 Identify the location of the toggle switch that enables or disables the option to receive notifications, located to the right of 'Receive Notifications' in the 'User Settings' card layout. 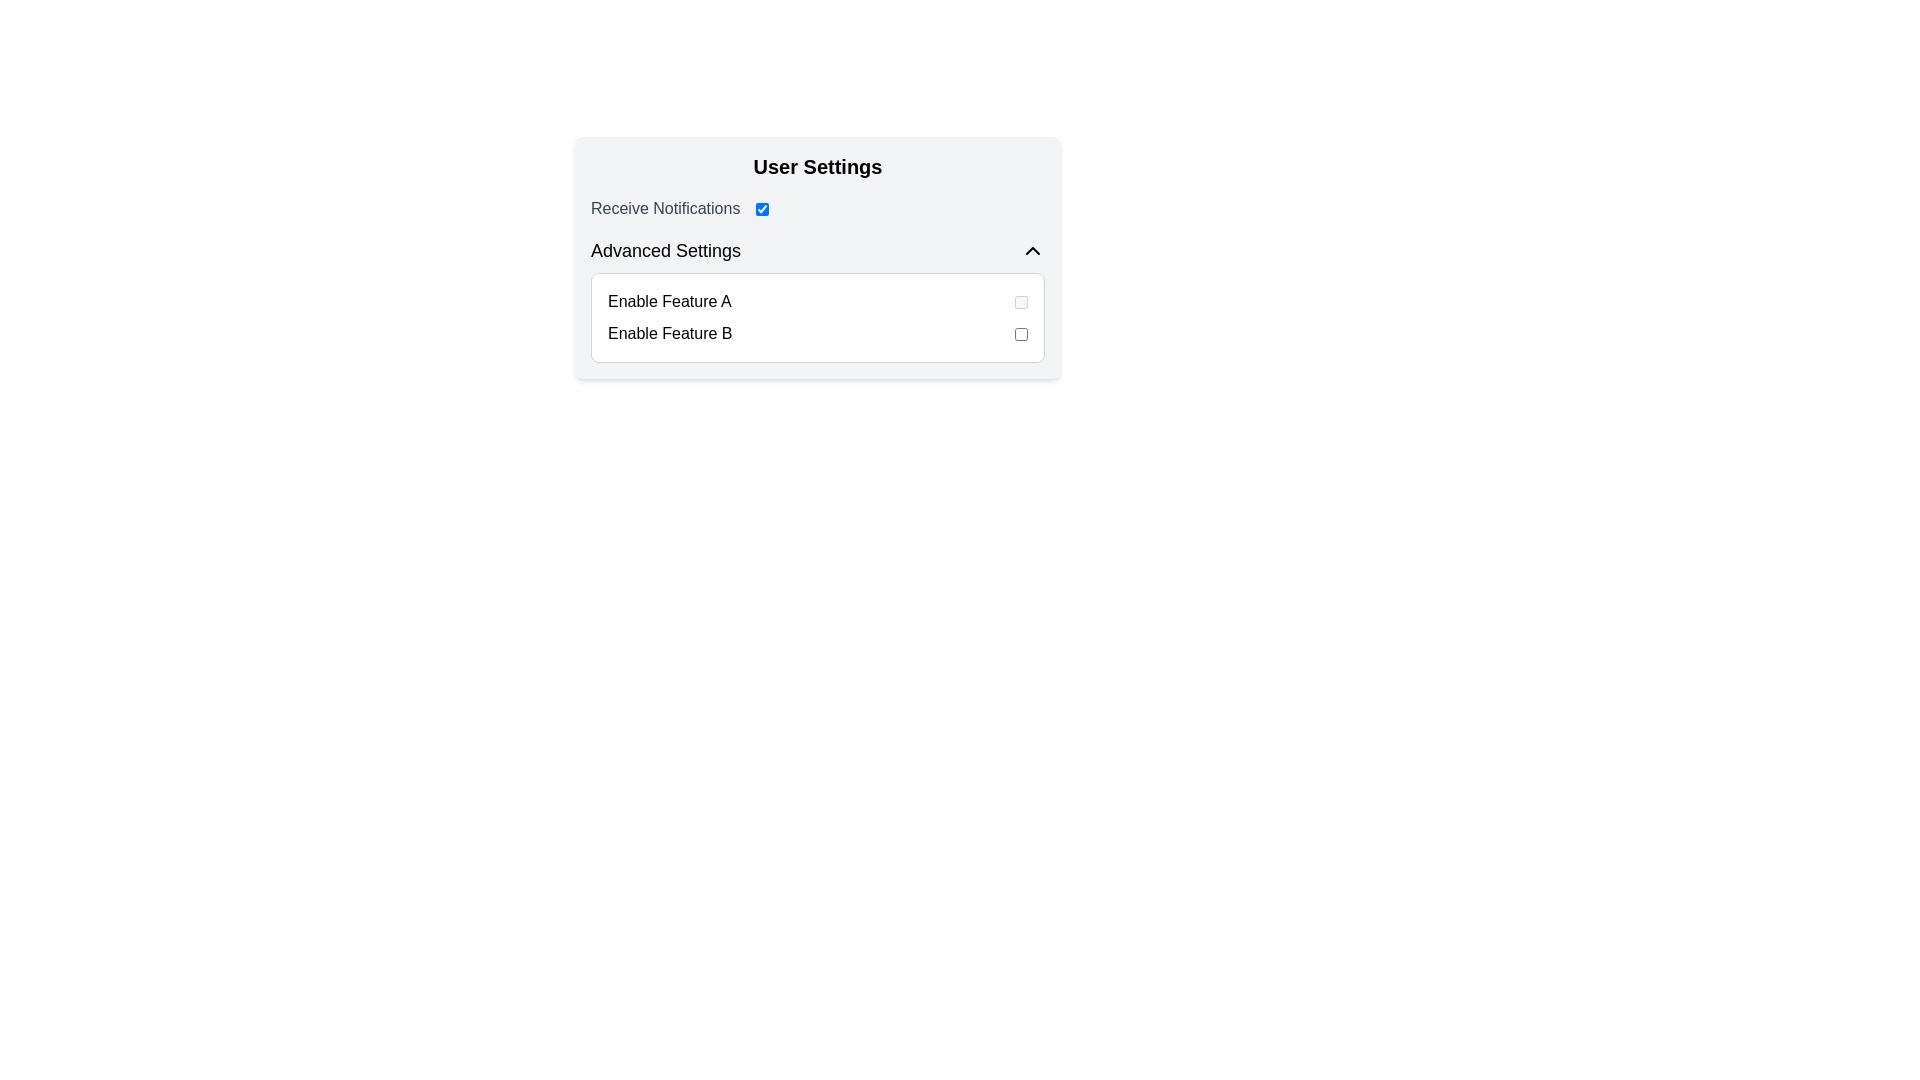
(761, 208).